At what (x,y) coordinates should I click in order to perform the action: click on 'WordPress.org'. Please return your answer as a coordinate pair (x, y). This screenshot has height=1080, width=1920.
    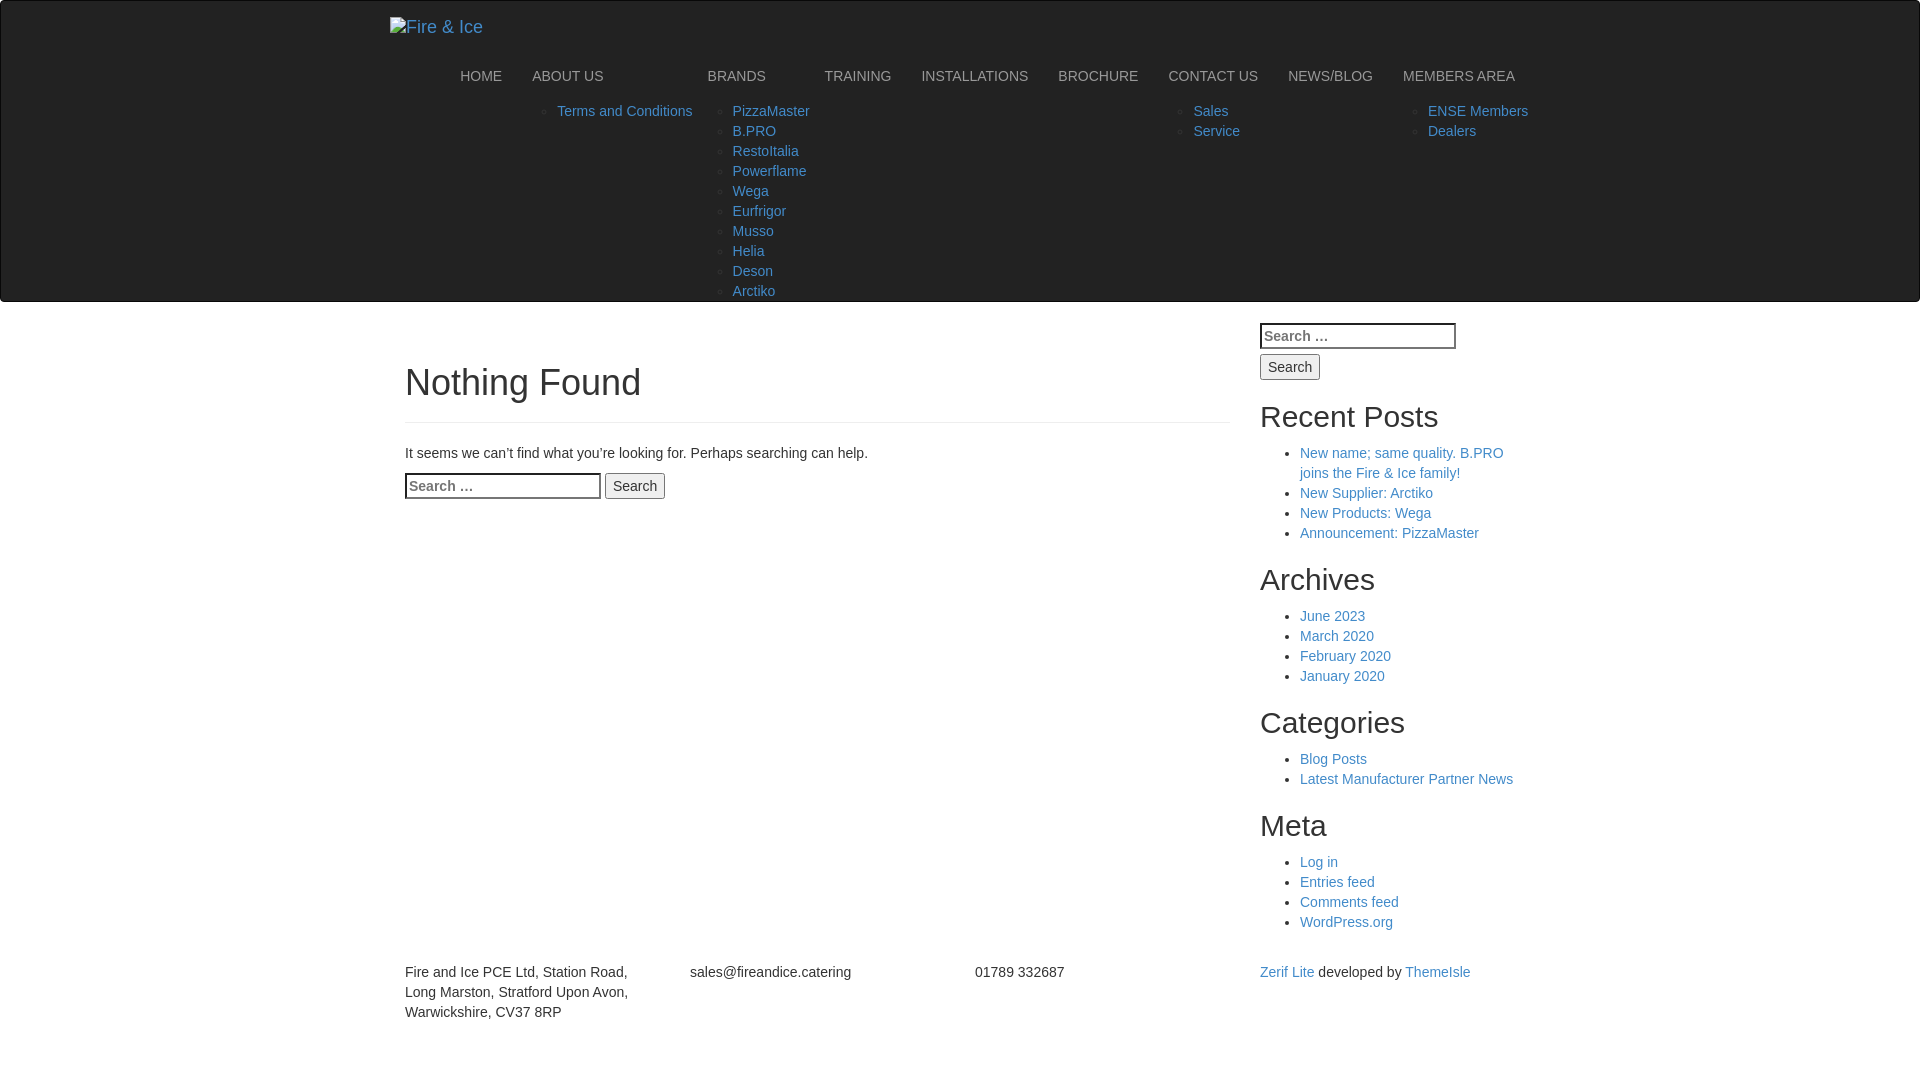
    Looking at the image, I should click on (1346, 921).